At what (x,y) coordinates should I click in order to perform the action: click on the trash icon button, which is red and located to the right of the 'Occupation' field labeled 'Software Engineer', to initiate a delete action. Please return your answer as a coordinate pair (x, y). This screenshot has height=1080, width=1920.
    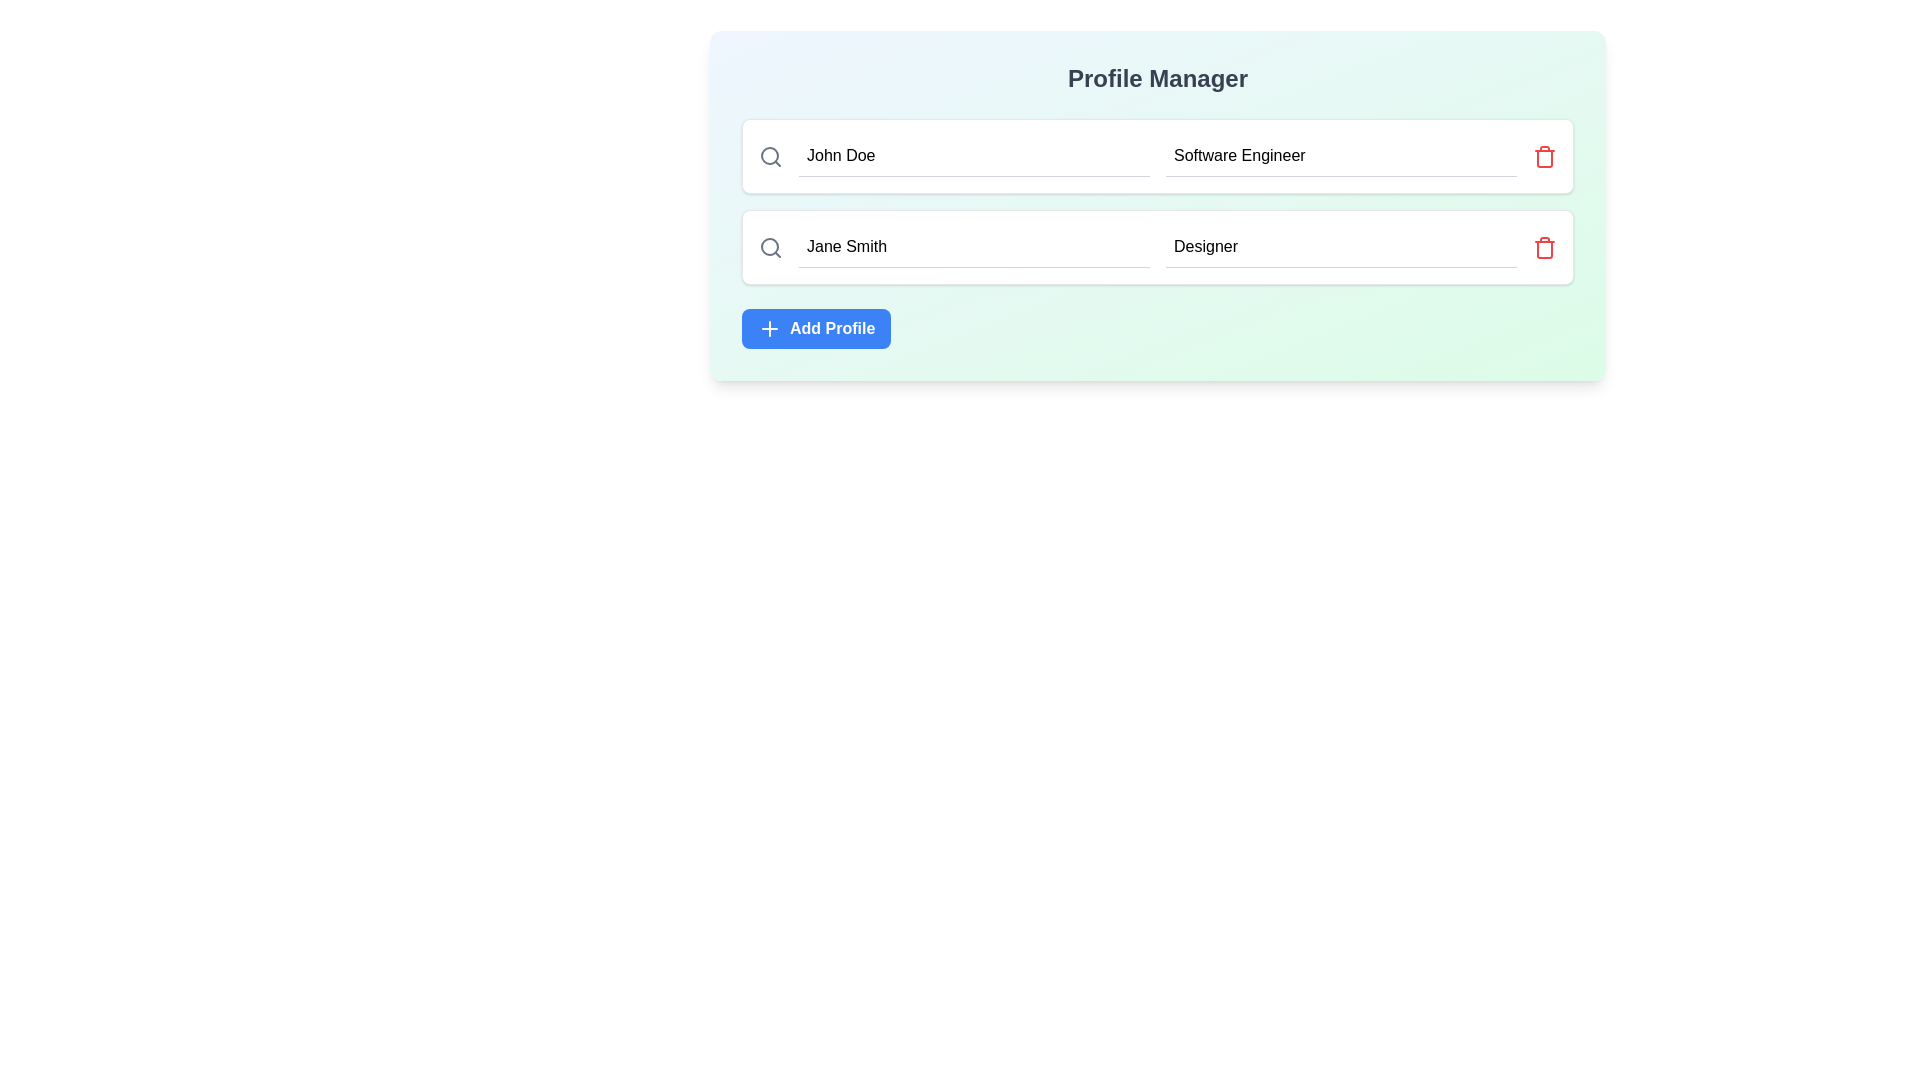
    Looking at the image, I should click on (1544, 155).